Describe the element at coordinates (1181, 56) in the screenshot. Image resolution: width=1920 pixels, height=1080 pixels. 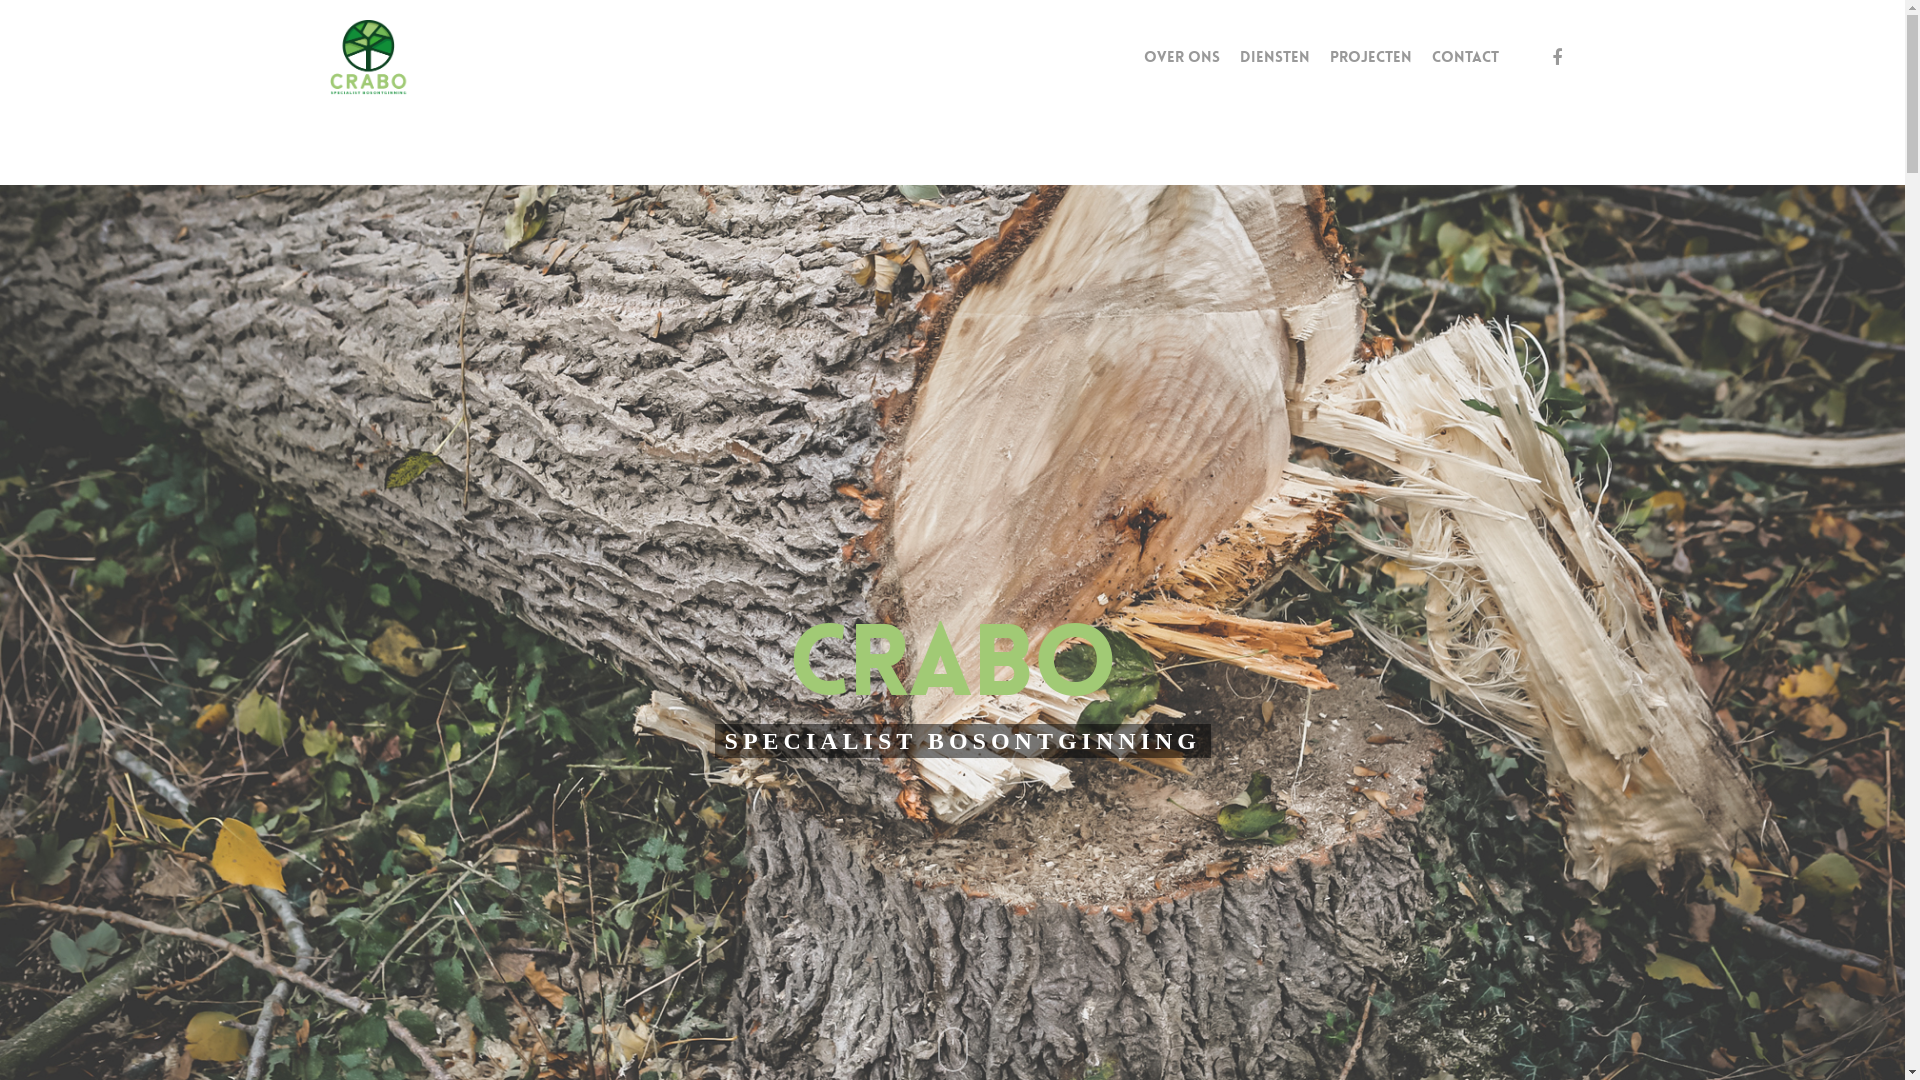
I see `'OVER ONS'` at that location.